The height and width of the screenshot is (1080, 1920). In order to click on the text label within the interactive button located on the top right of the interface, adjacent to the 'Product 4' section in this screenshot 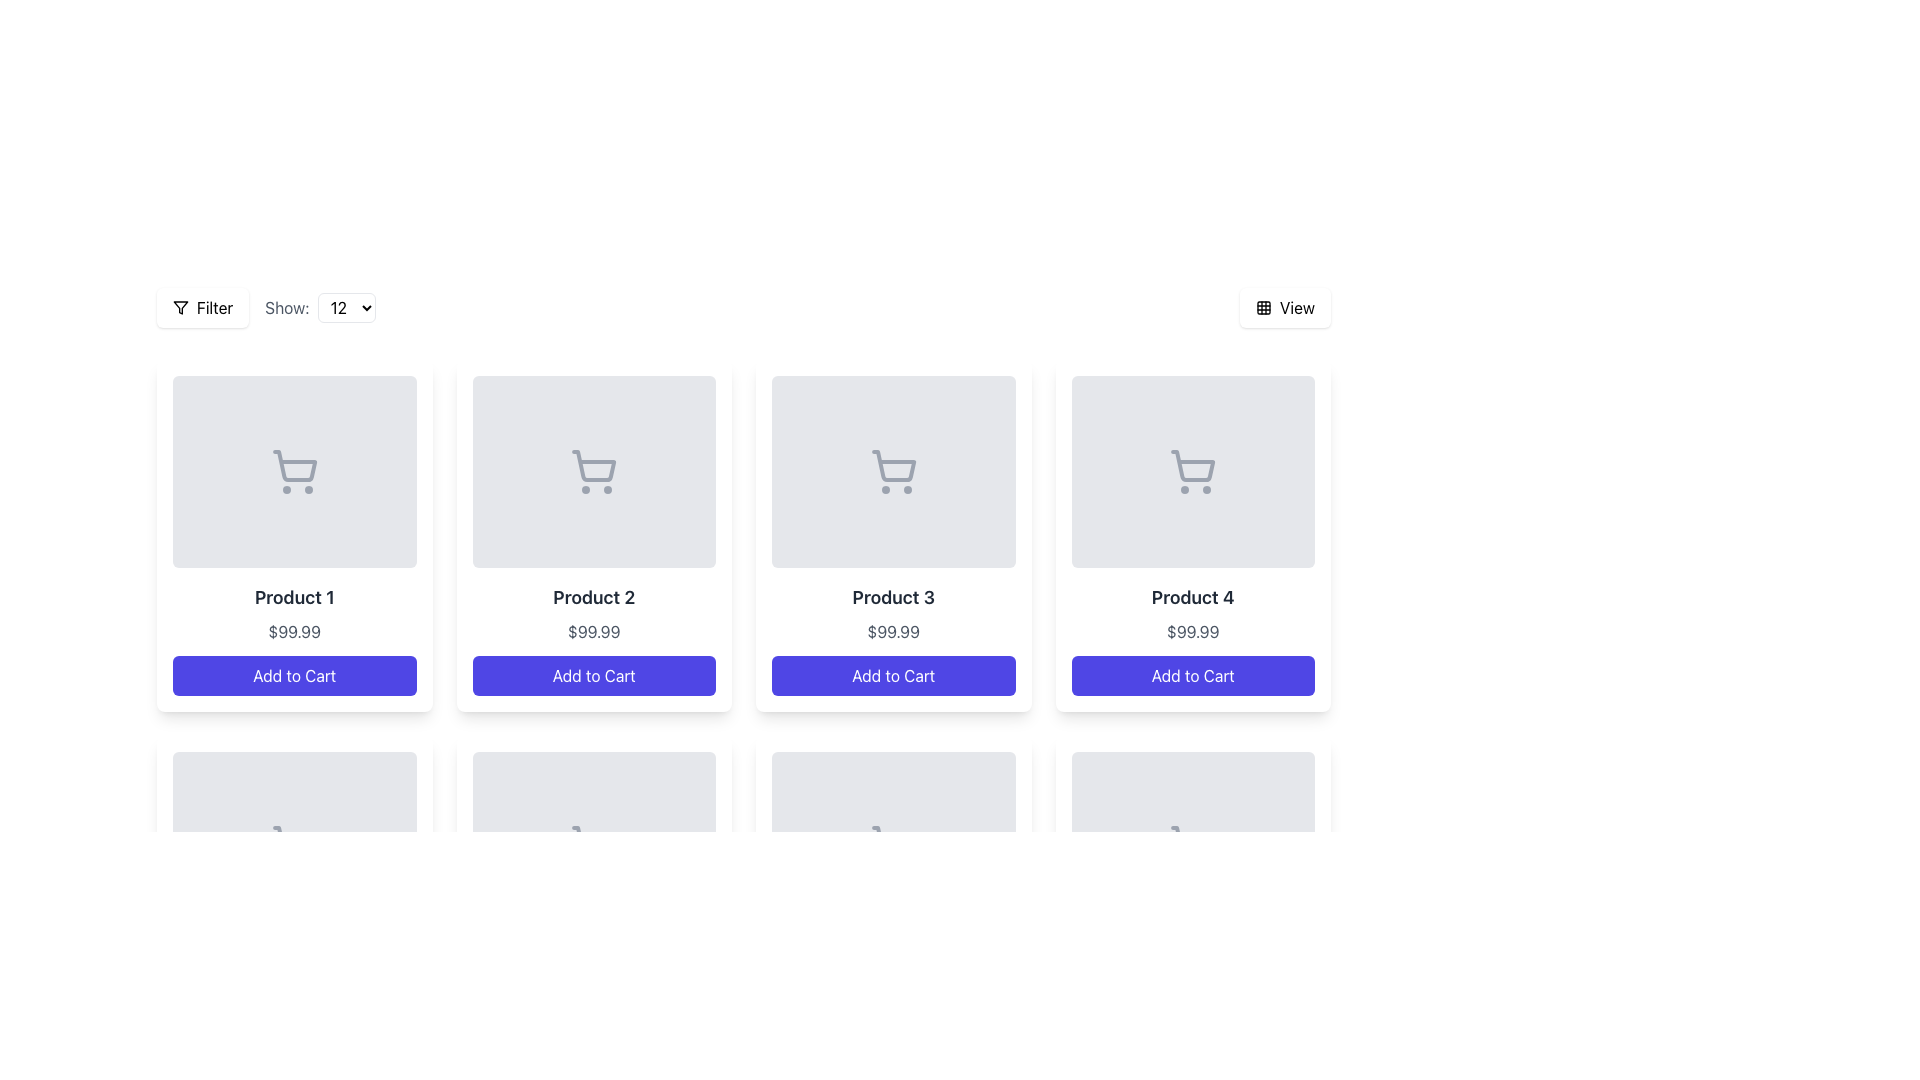, I will do `click(1297, 308)`.